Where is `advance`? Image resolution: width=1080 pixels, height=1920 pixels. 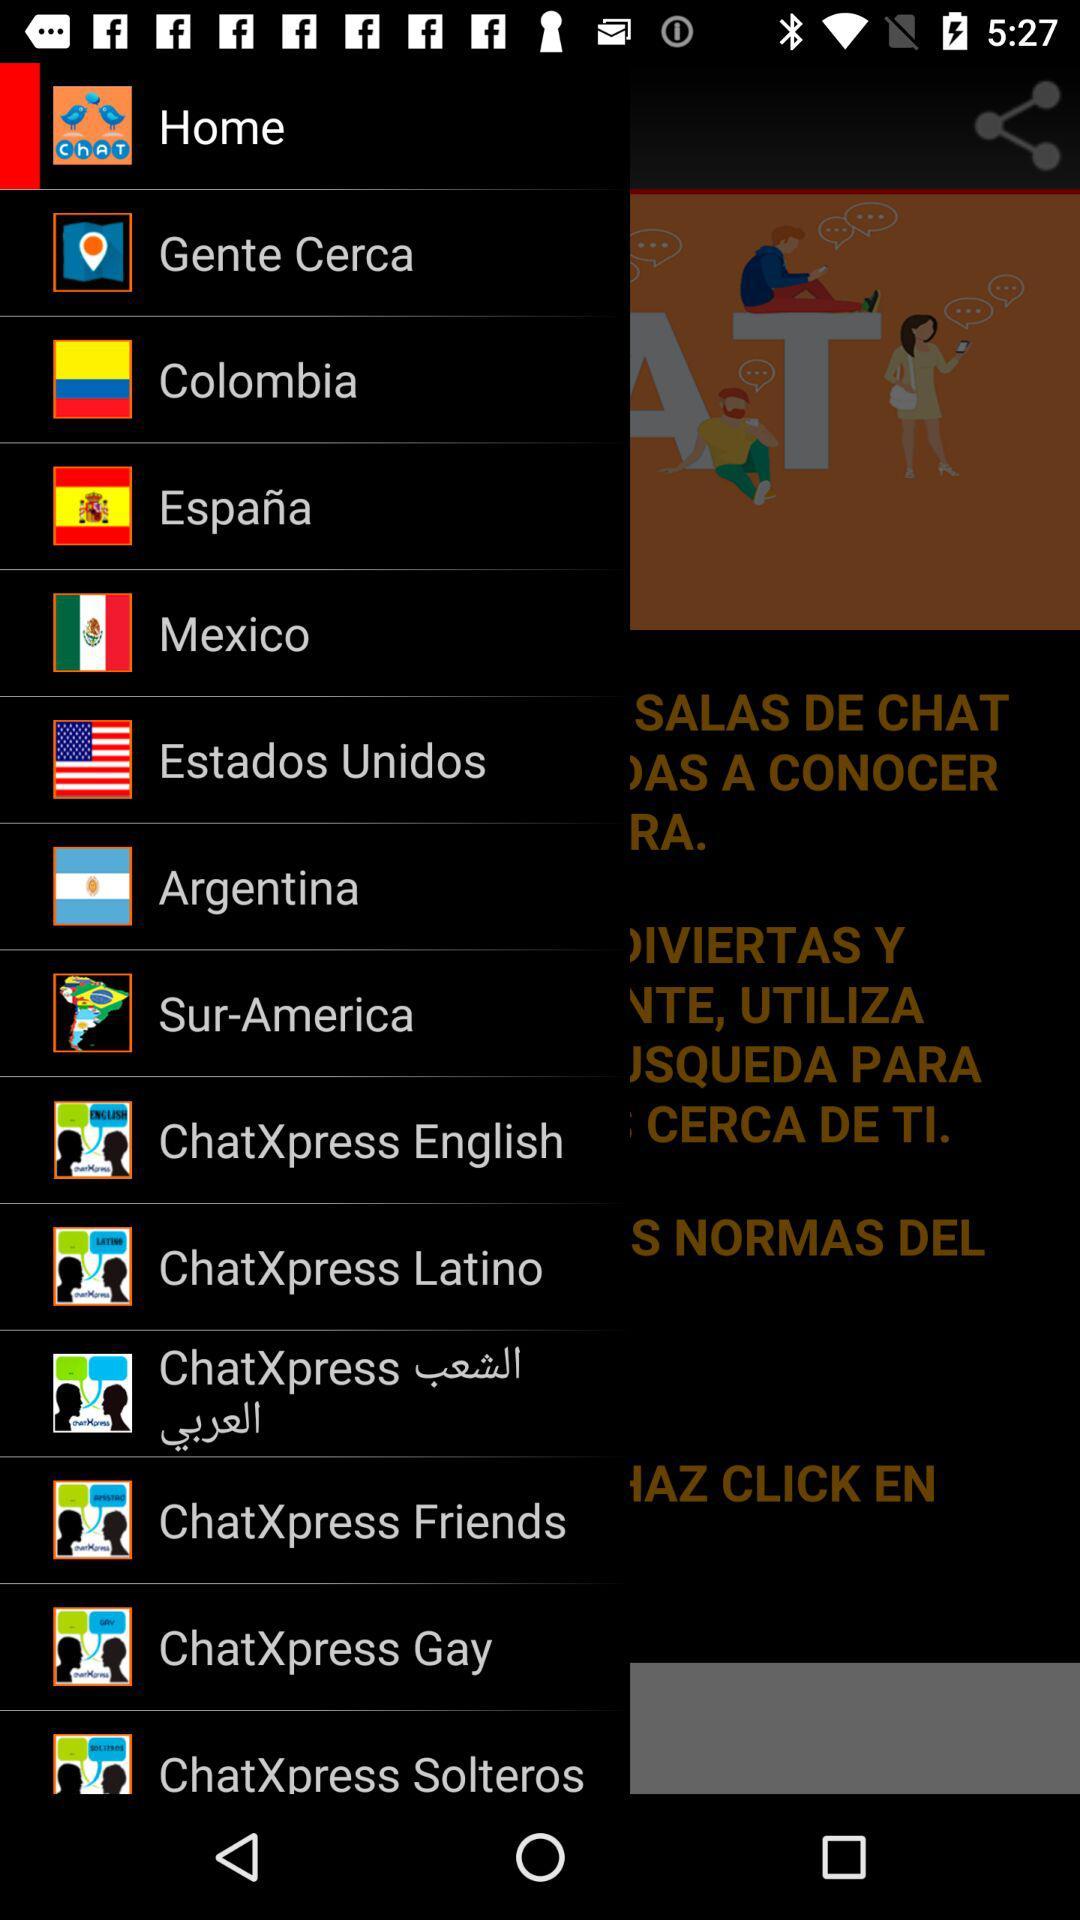
advance is located at coordinates (26, 124).